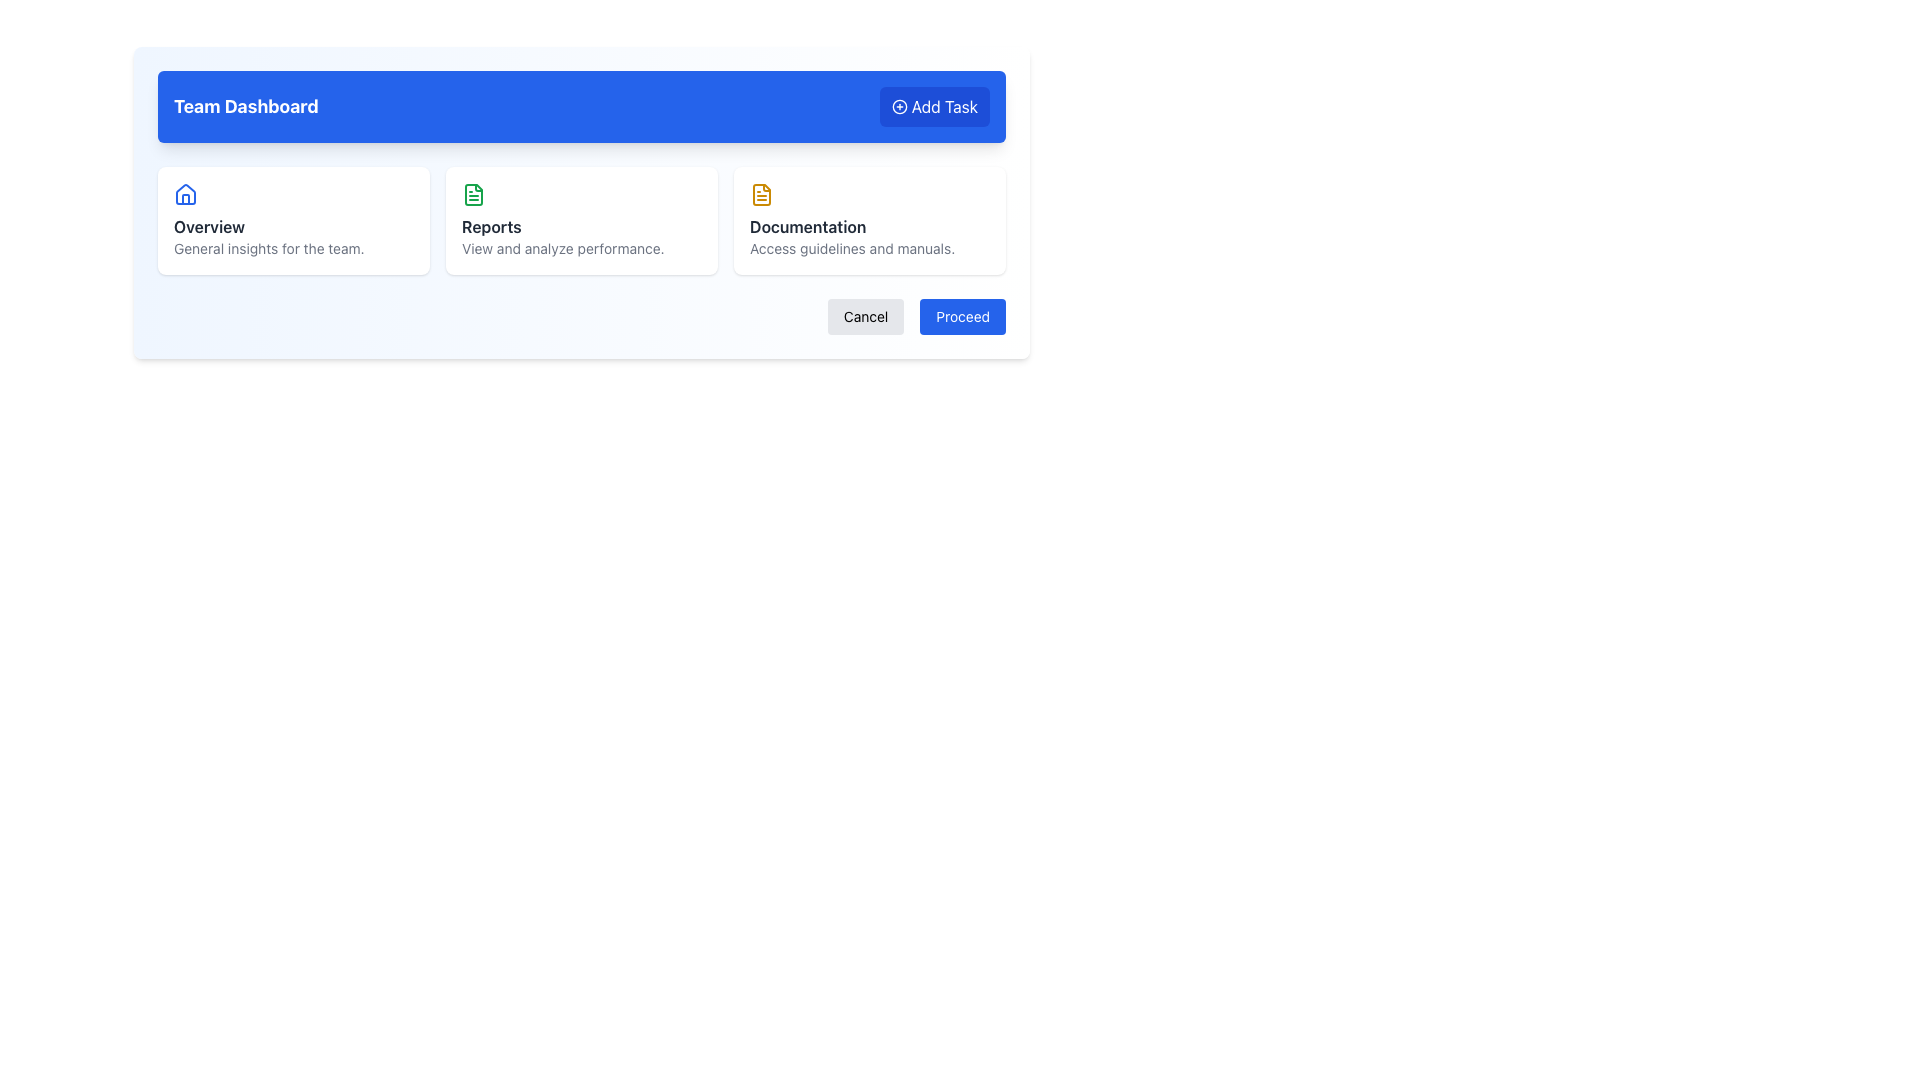 Image resolution: width=1920 pixels, height=1080 pixels. What do you see at coordinates (562, 248) in the screenshot?
I see `text content of the text label displaying 'View and analyze performance.' located below the 'Reports' heading in the second card of the horizontal trio` at bounding box center [562, 248].